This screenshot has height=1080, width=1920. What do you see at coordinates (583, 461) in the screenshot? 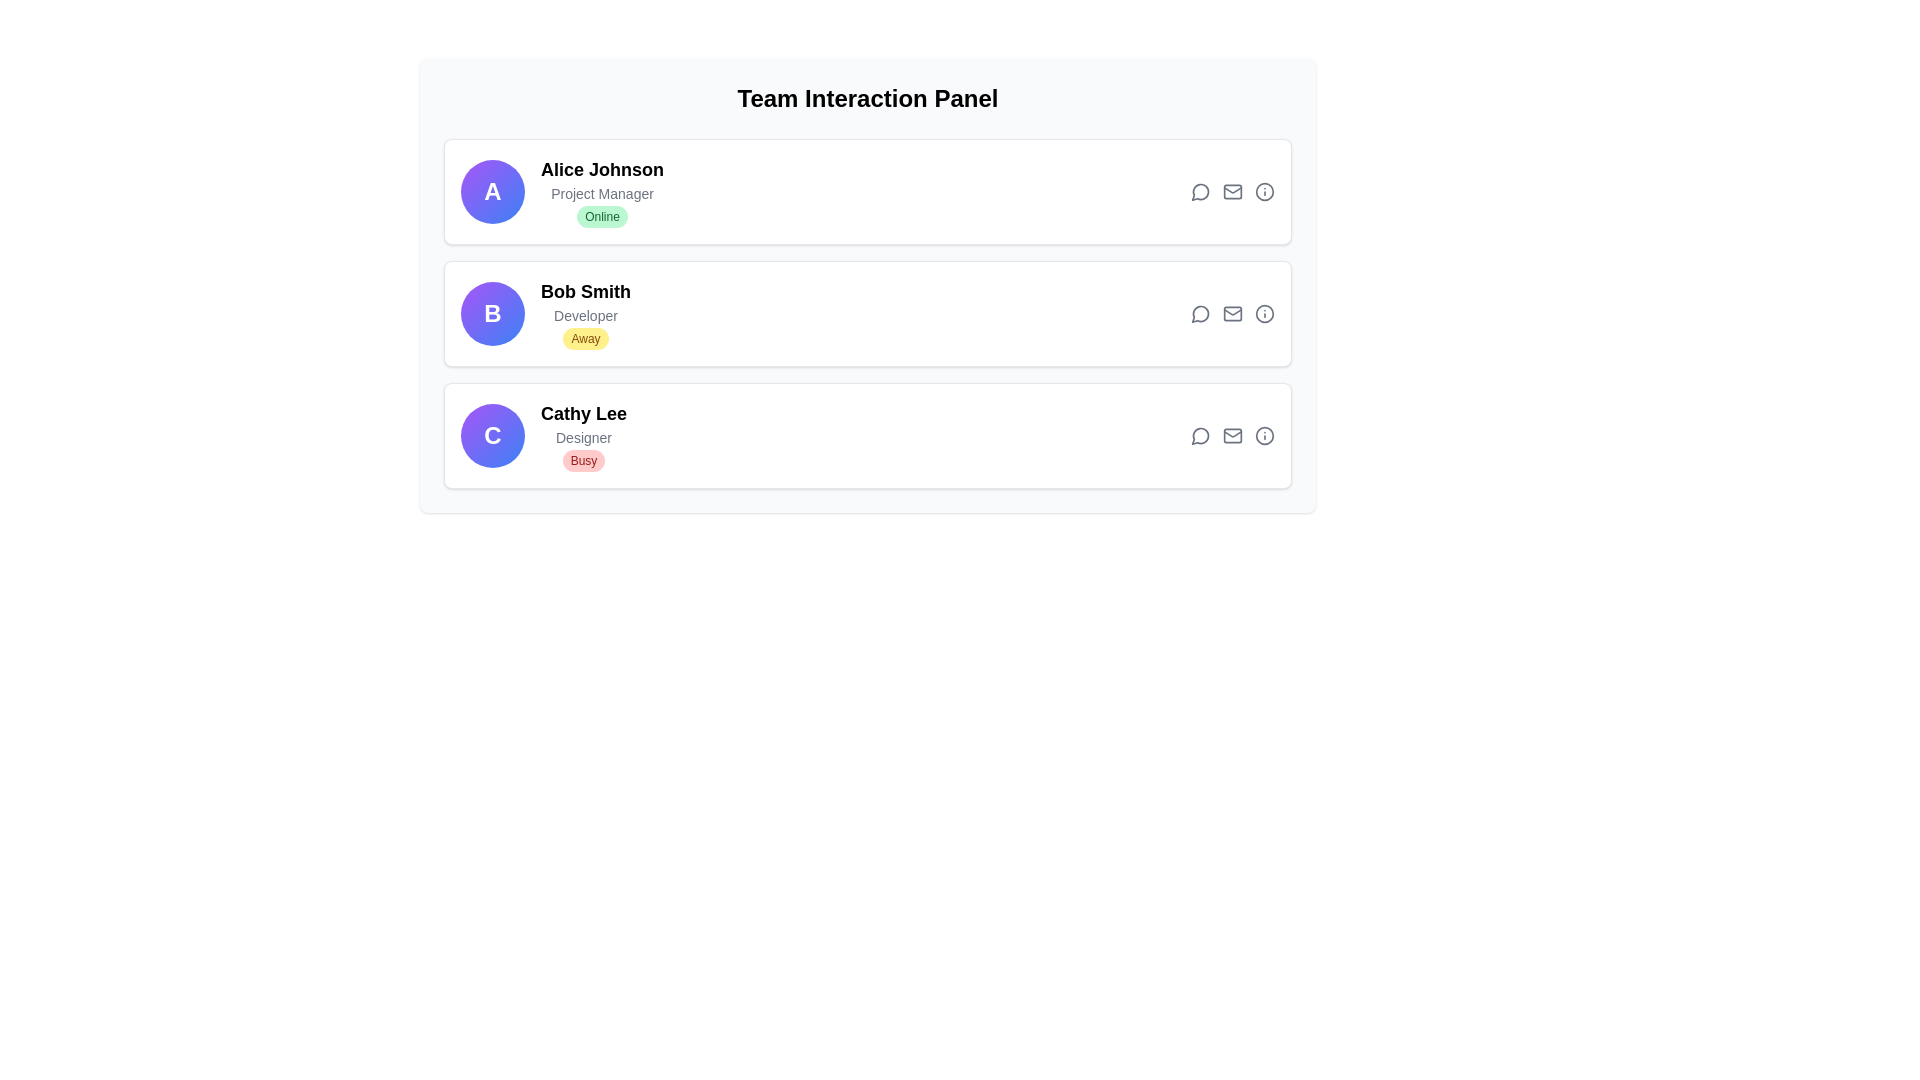
I see `the Status badge for user 'Cathy Lee', which displays the text 'Busy' in a rounded rectangle with a red background` at bounding box center [583, 461].